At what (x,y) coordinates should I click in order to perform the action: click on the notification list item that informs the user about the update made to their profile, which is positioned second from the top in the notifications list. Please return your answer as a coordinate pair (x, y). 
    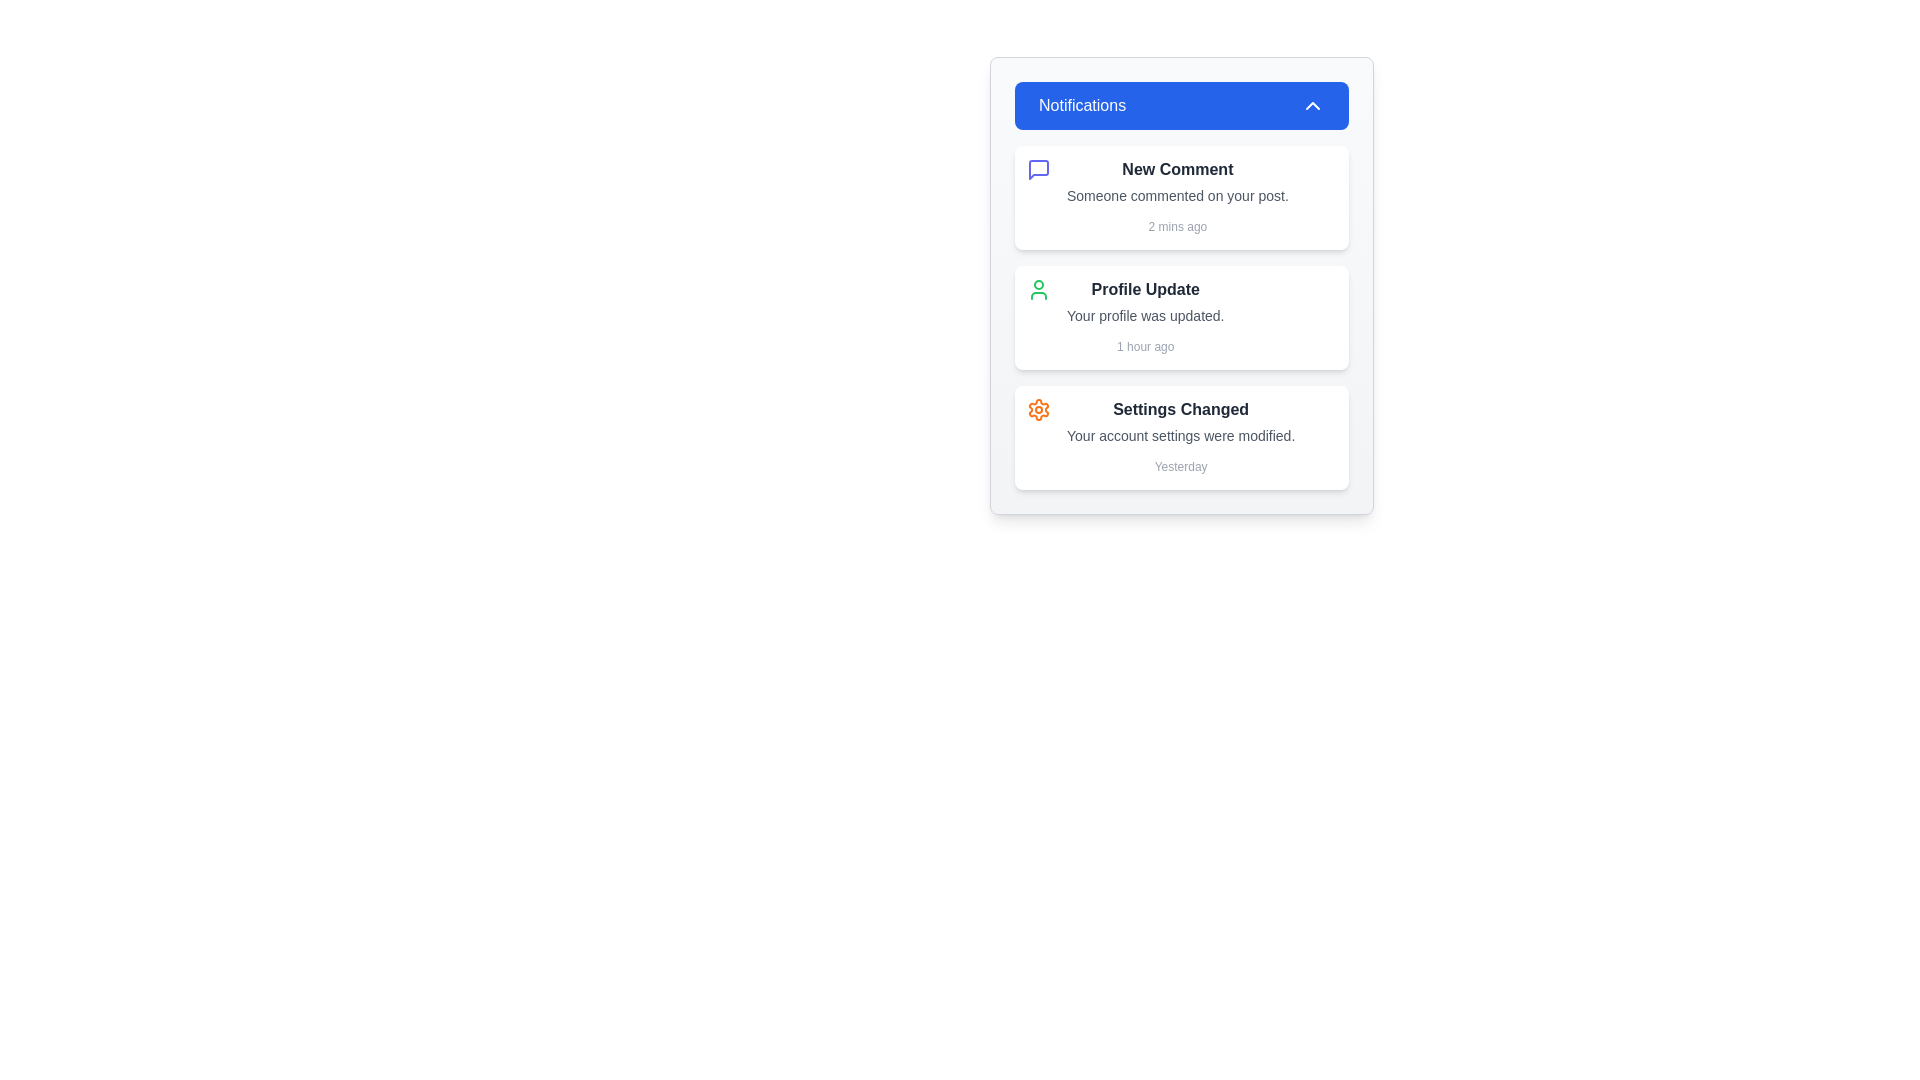
    Looking at the image, I should click on (1145, 316).